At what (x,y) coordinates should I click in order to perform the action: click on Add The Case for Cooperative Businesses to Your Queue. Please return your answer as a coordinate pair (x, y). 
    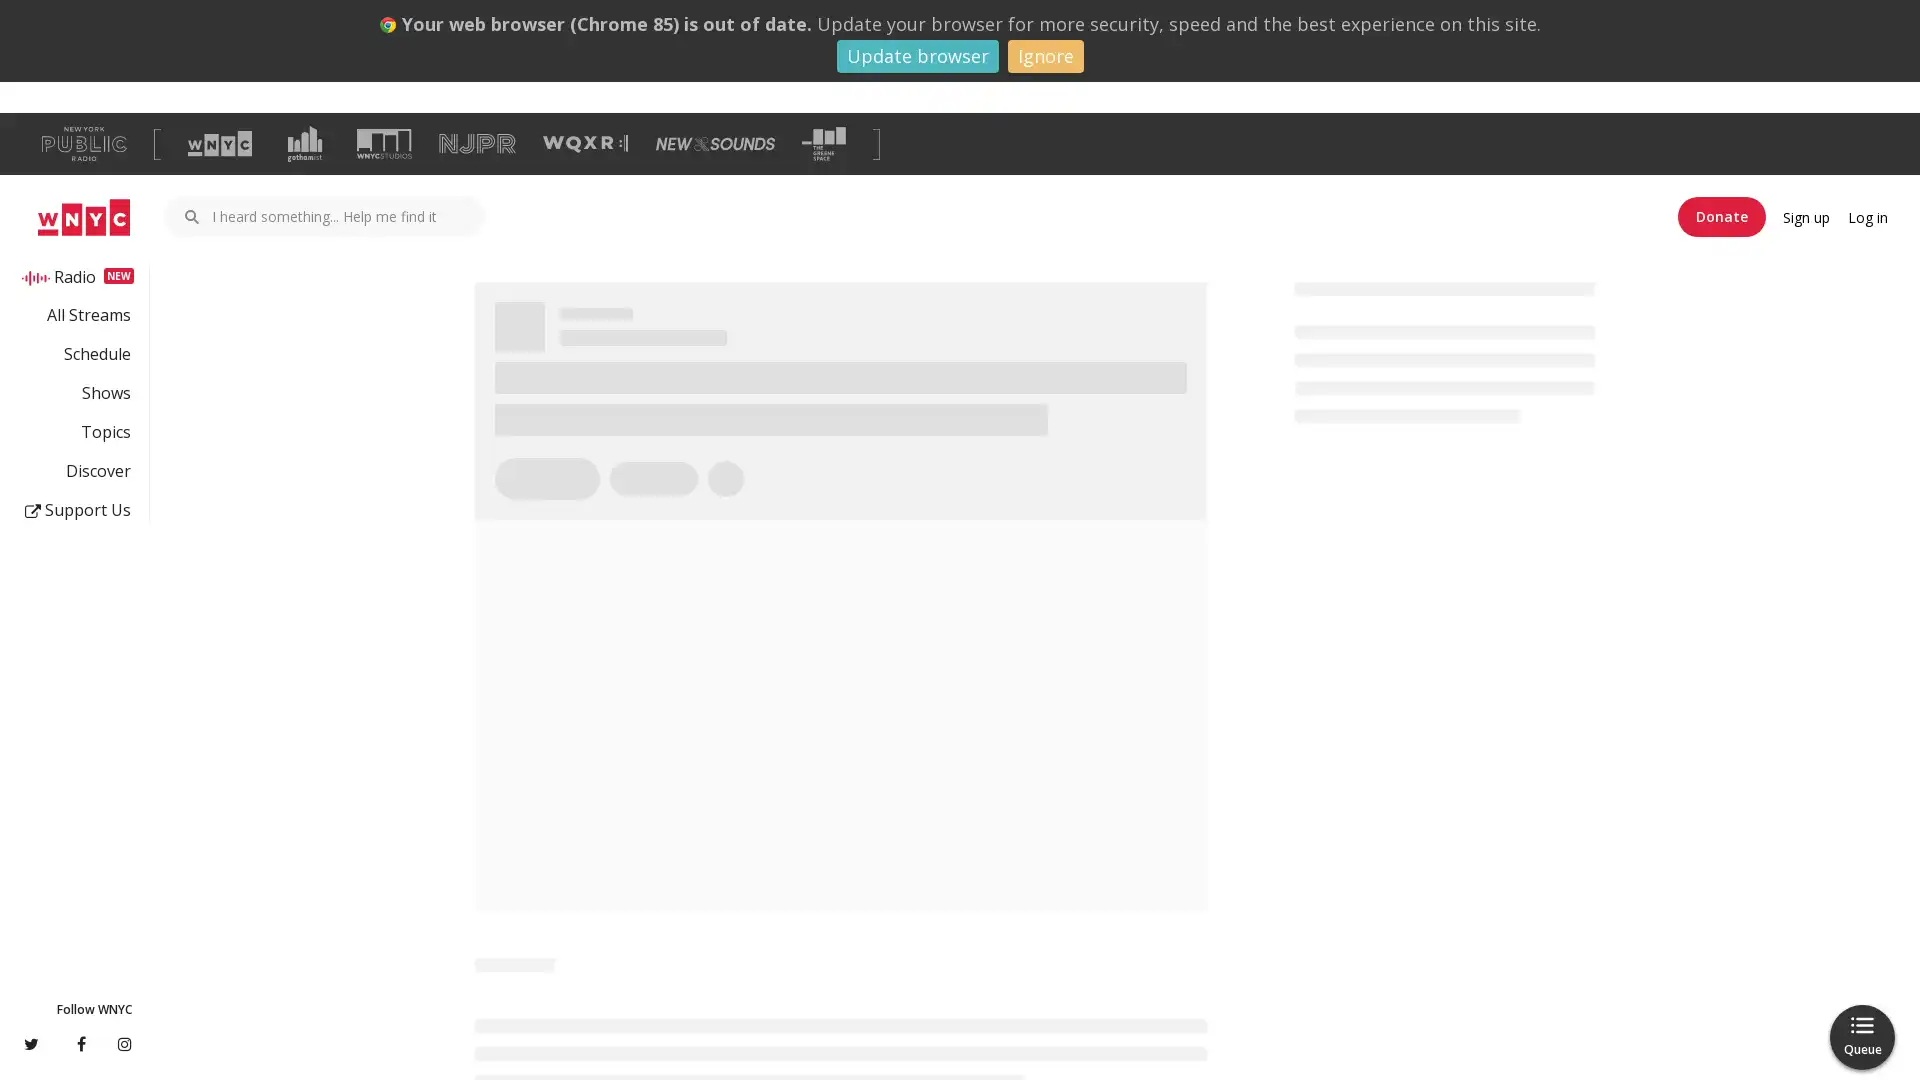
    Looking at the image, I should click on (706, 450).